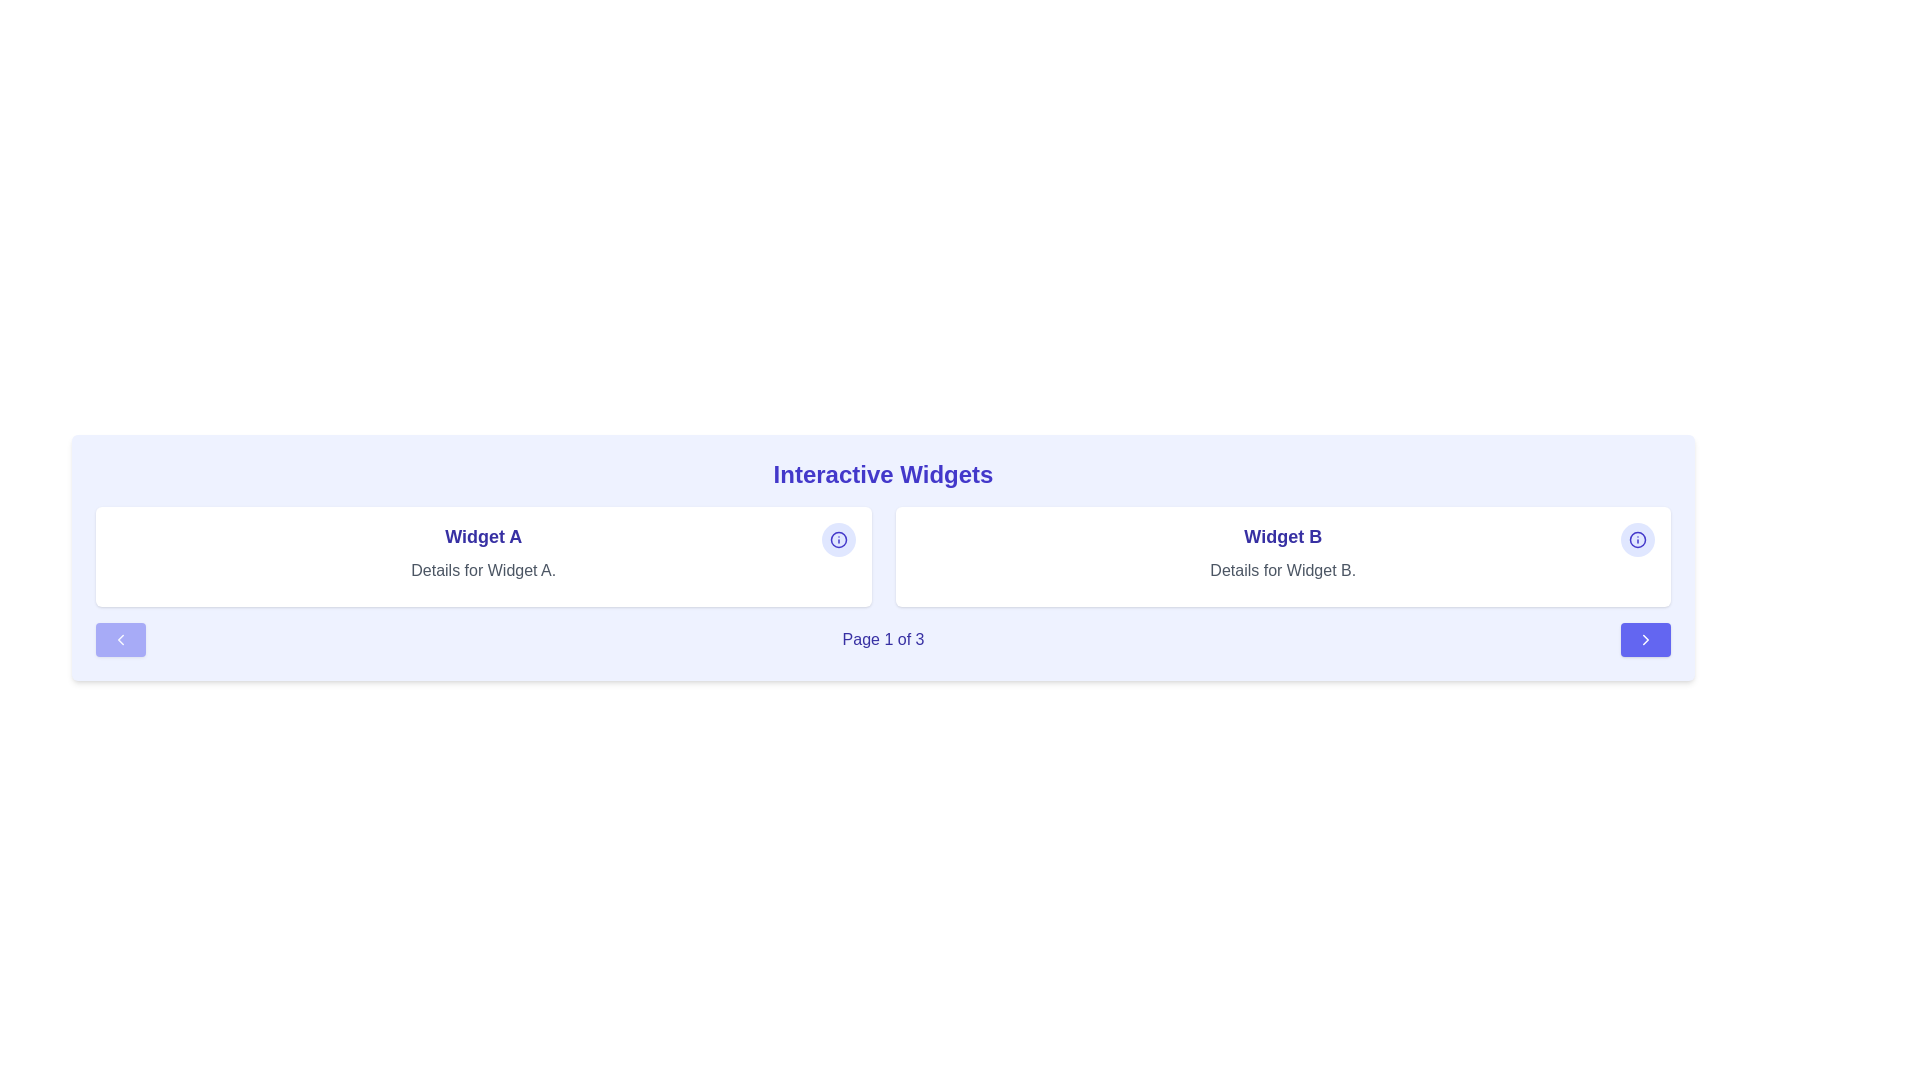  Describe the element at coordinates (882, 640) in the screenshot. I see `the static text displaying 'Page 1 of 3' located at the bottom of a light blue panel, centered between a leftward and rightward arrow icon` at that location.